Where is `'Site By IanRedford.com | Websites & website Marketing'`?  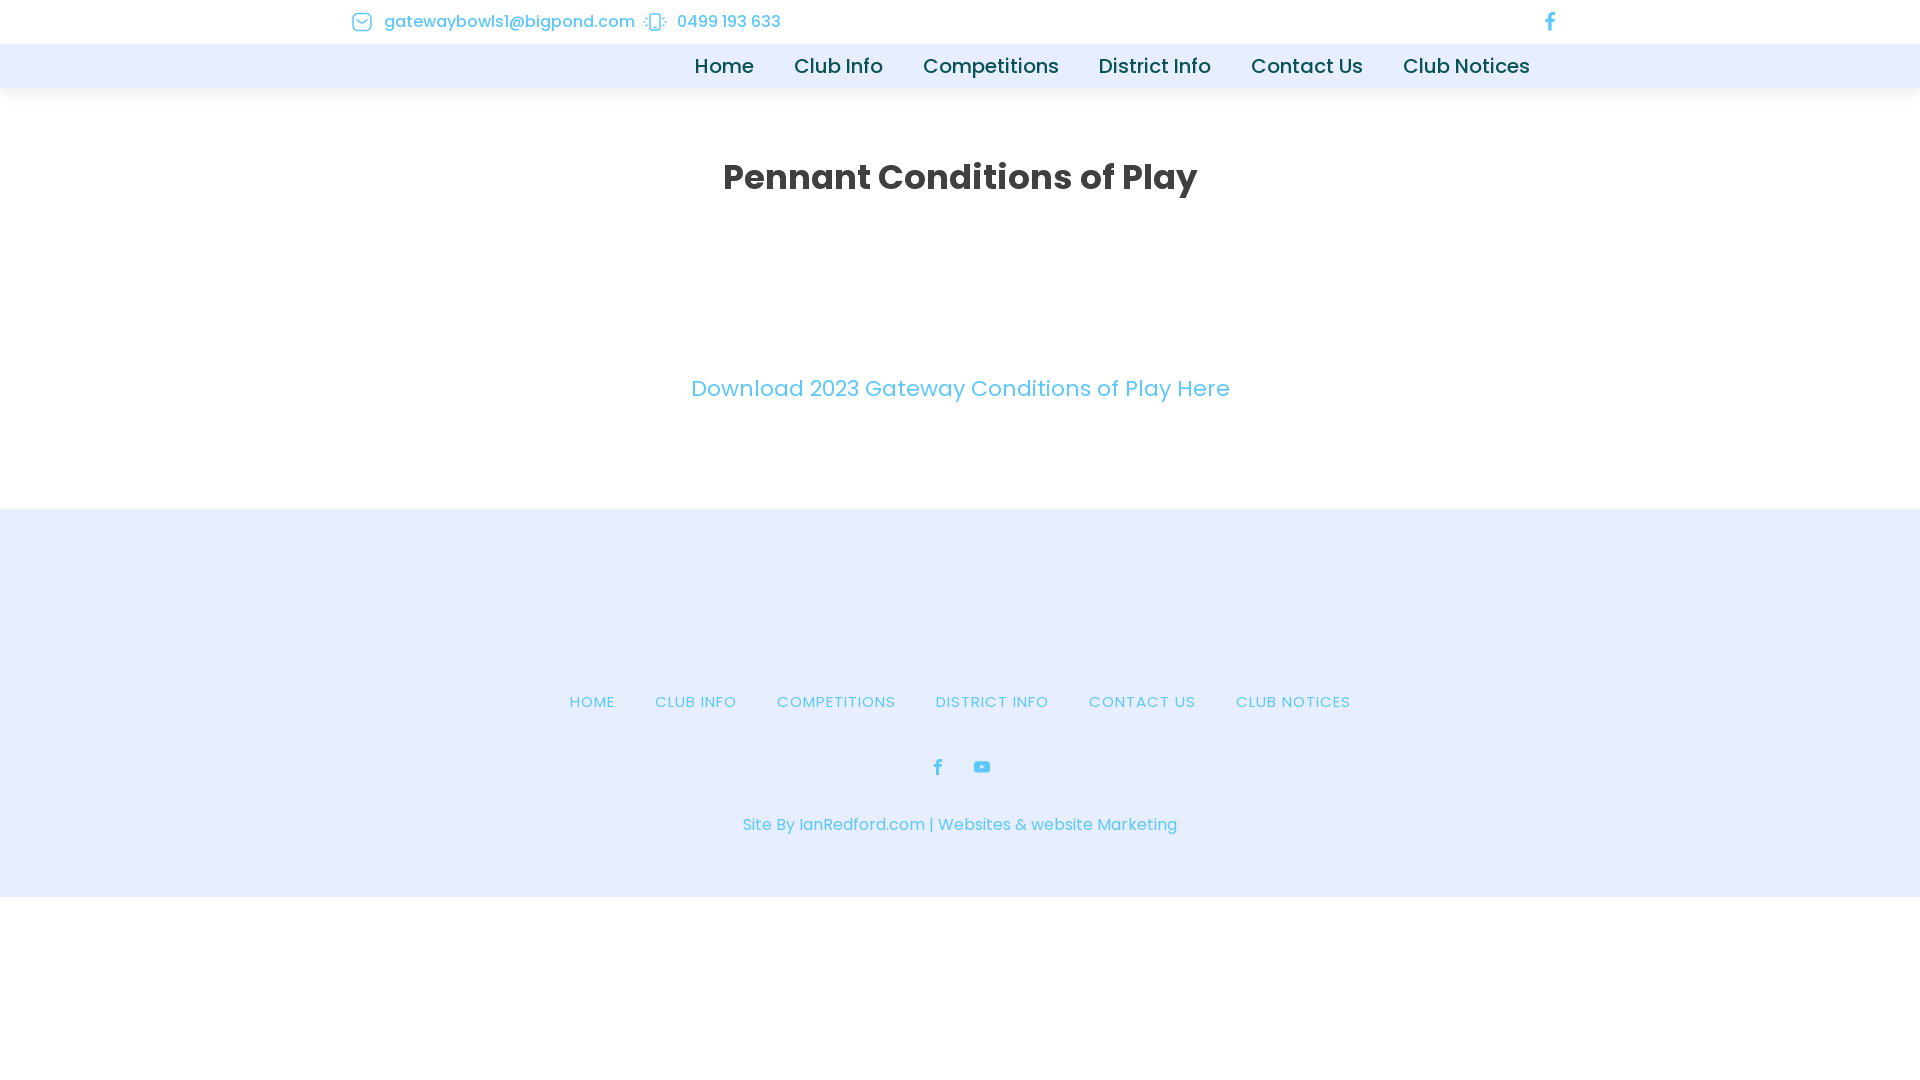 'Site By IanRedford.com | Websites & website Marketing' is located at coordinates (960, 825).